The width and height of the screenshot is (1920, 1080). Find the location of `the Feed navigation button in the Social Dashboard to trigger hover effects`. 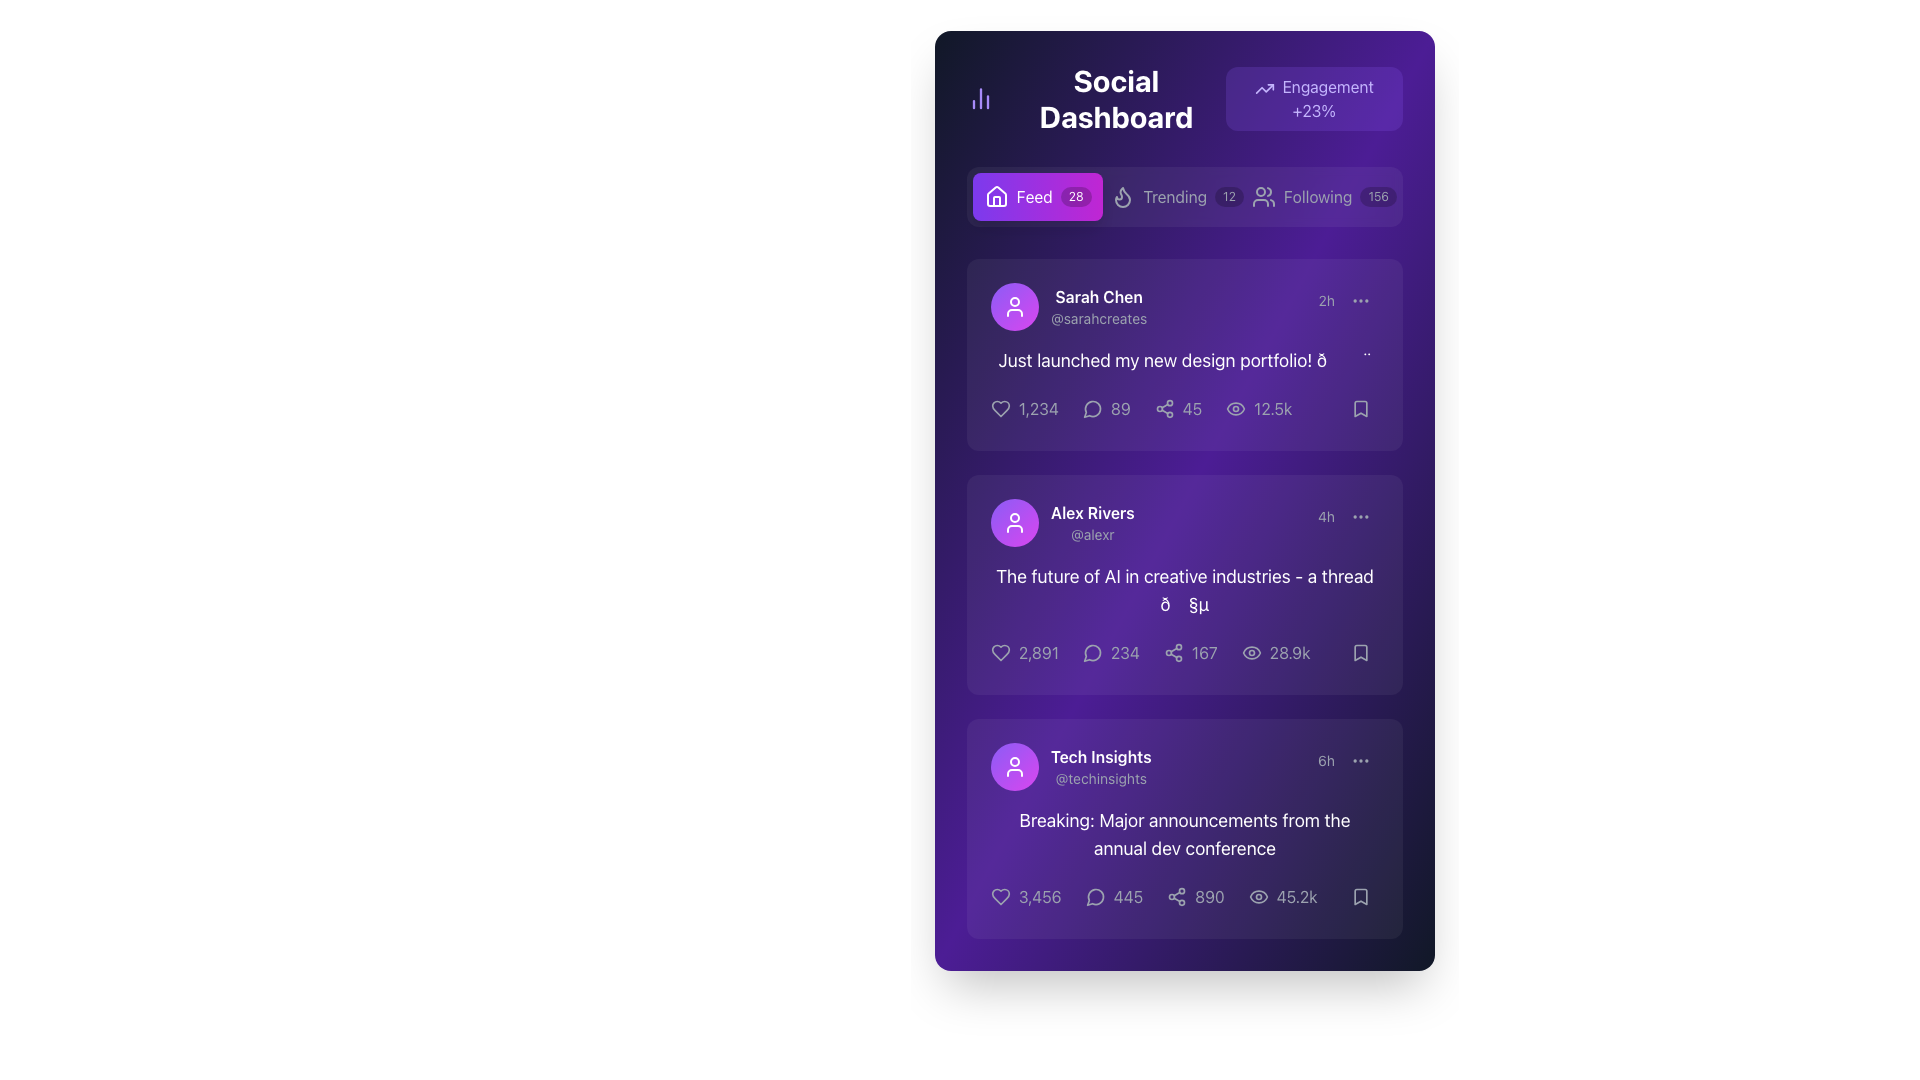

the Feed navigation button in the Social Dashboard to trigger hover effects is located at coordinates (1038, 196).